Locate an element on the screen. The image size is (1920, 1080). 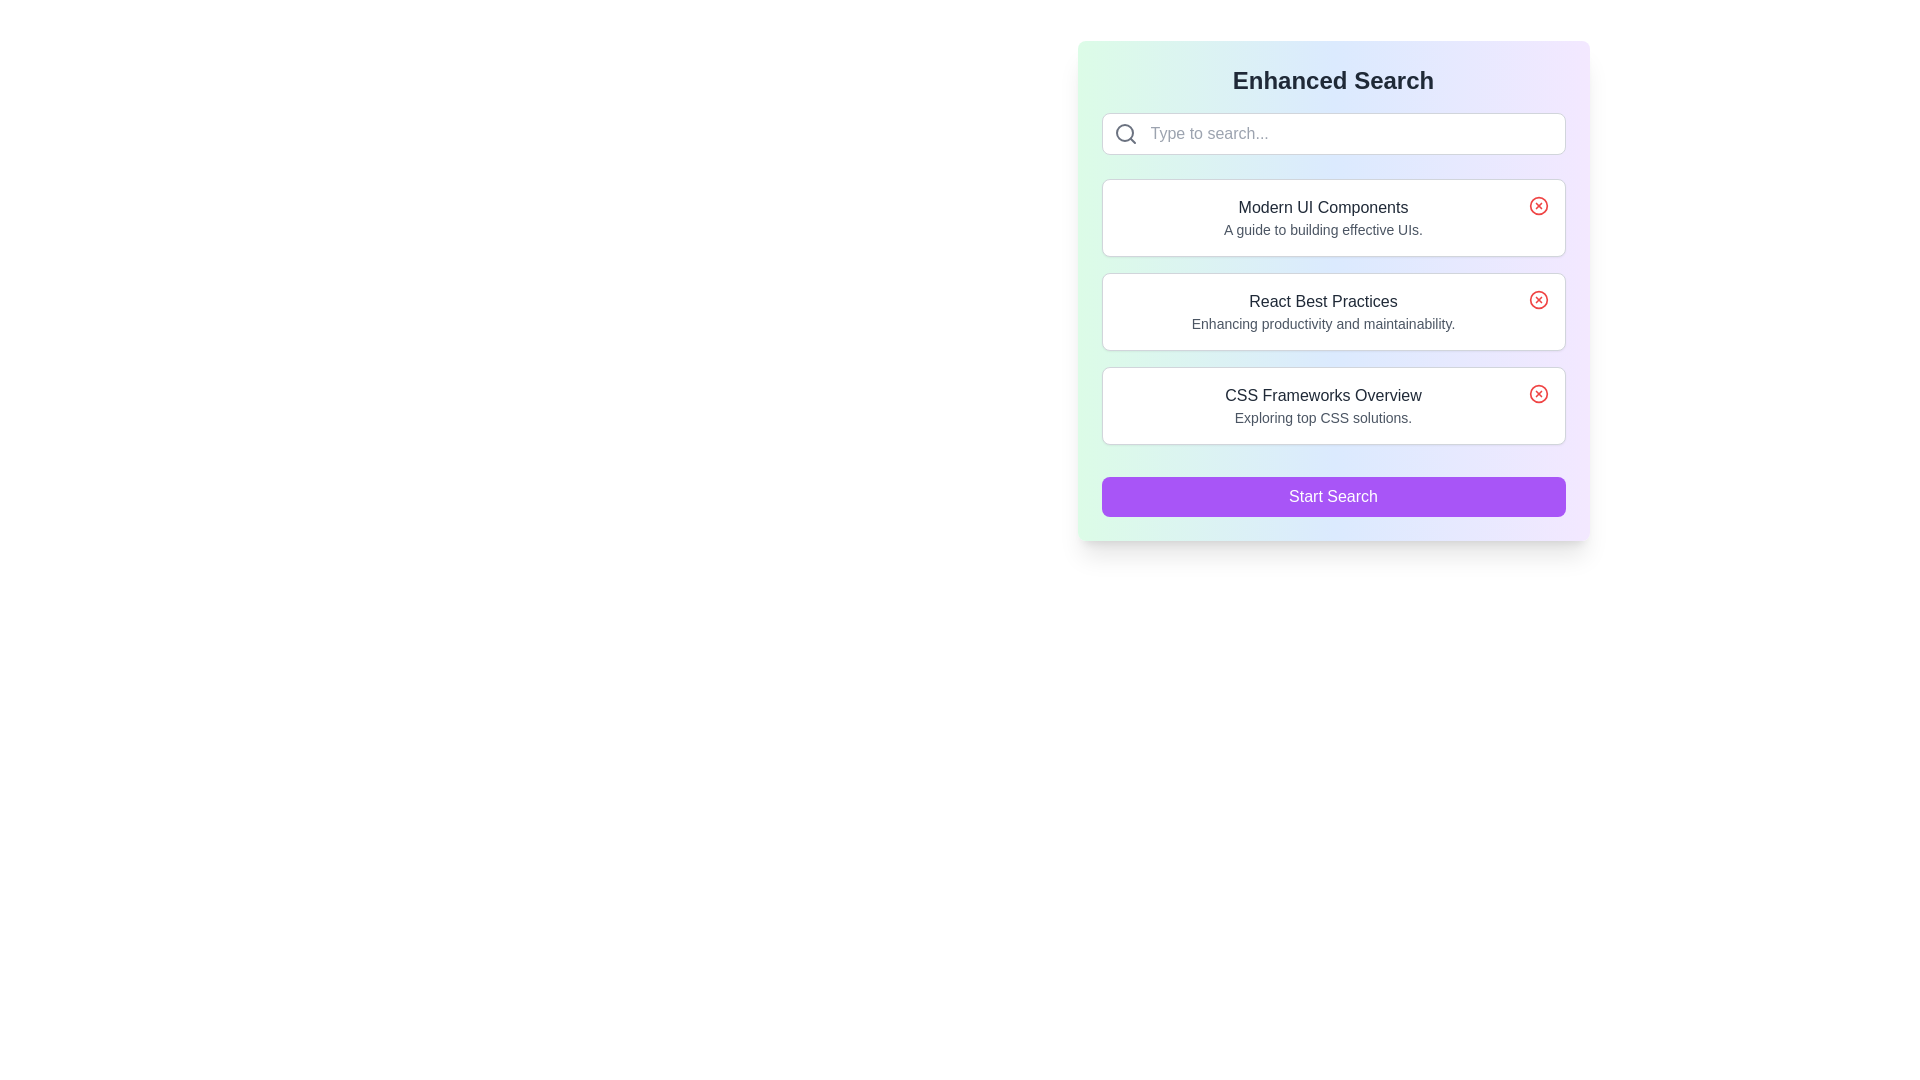
the circular component of the search icon, which represents the magnifying glass's lens, located to the left of the search input field is located at coordinates (1124, 132).